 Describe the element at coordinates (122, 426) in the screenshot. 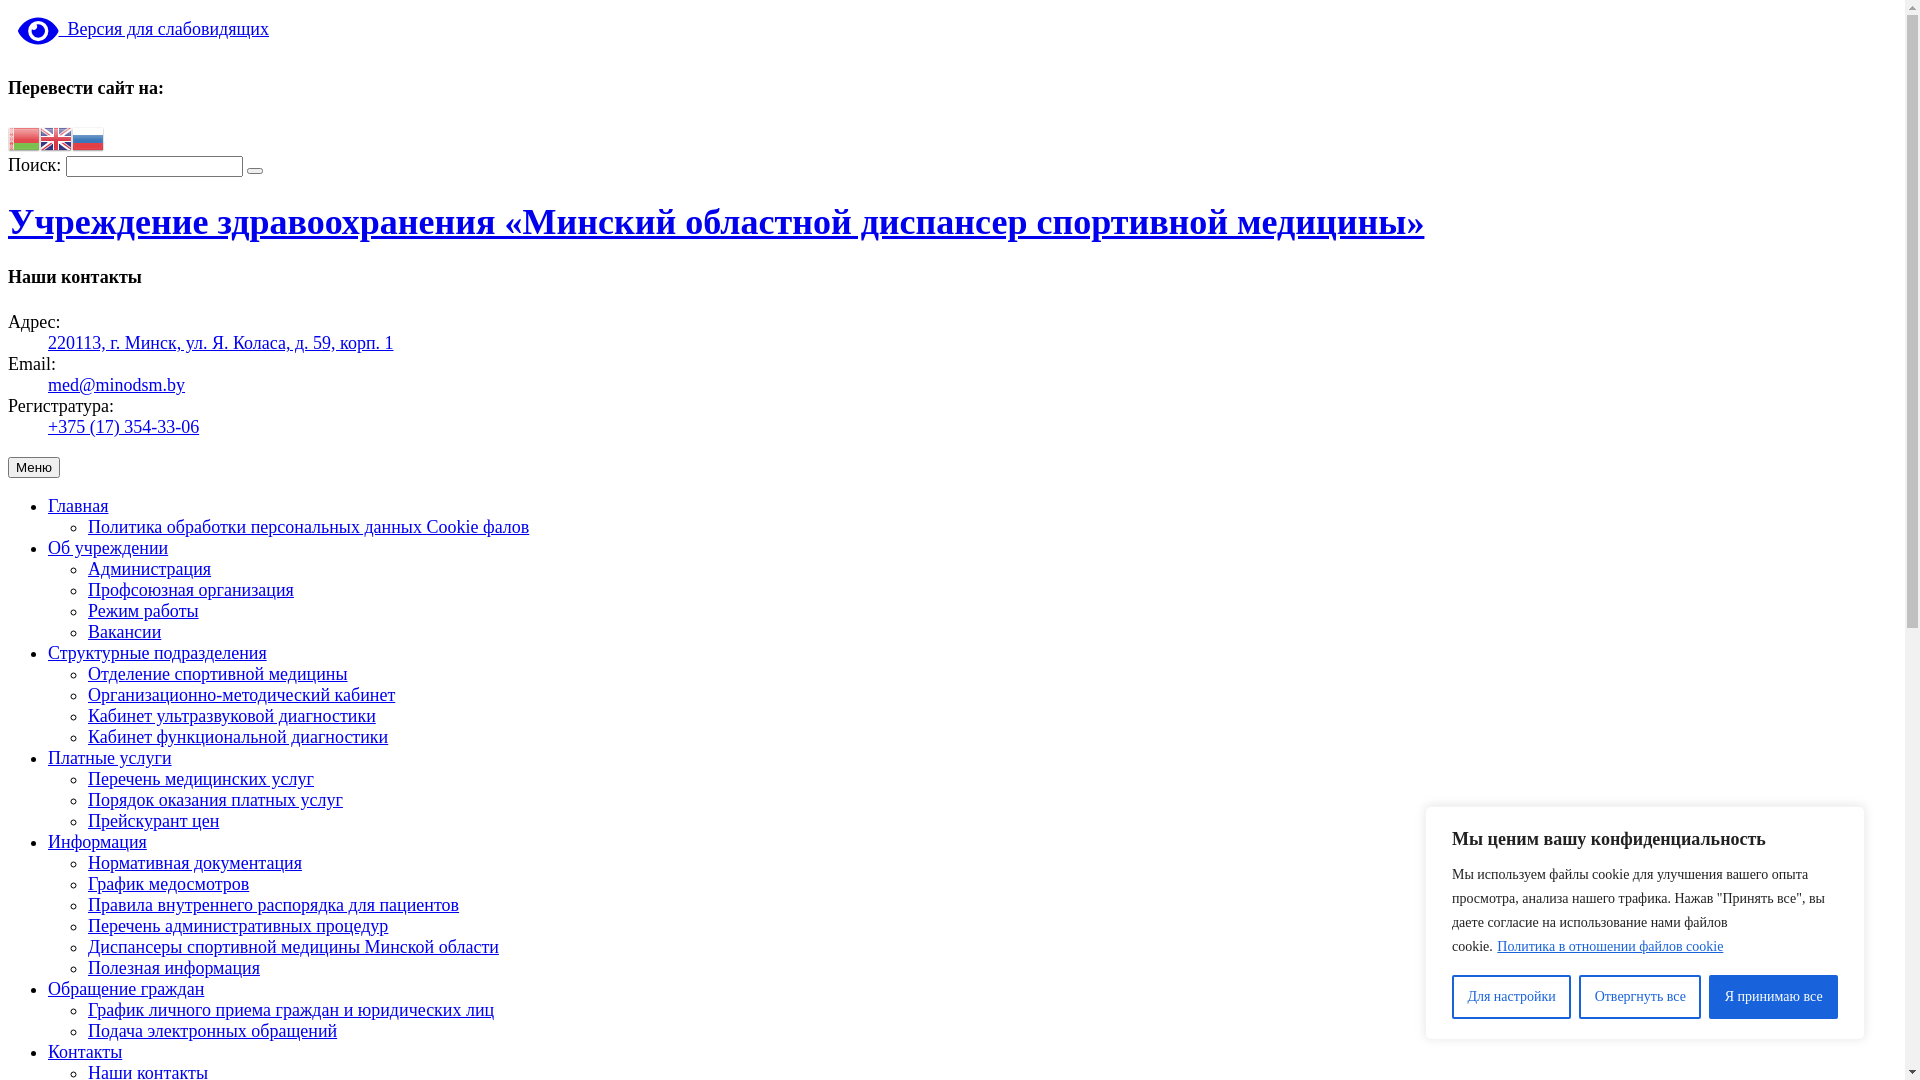

I see `'+375 (17) 354-33-06'` at that location.